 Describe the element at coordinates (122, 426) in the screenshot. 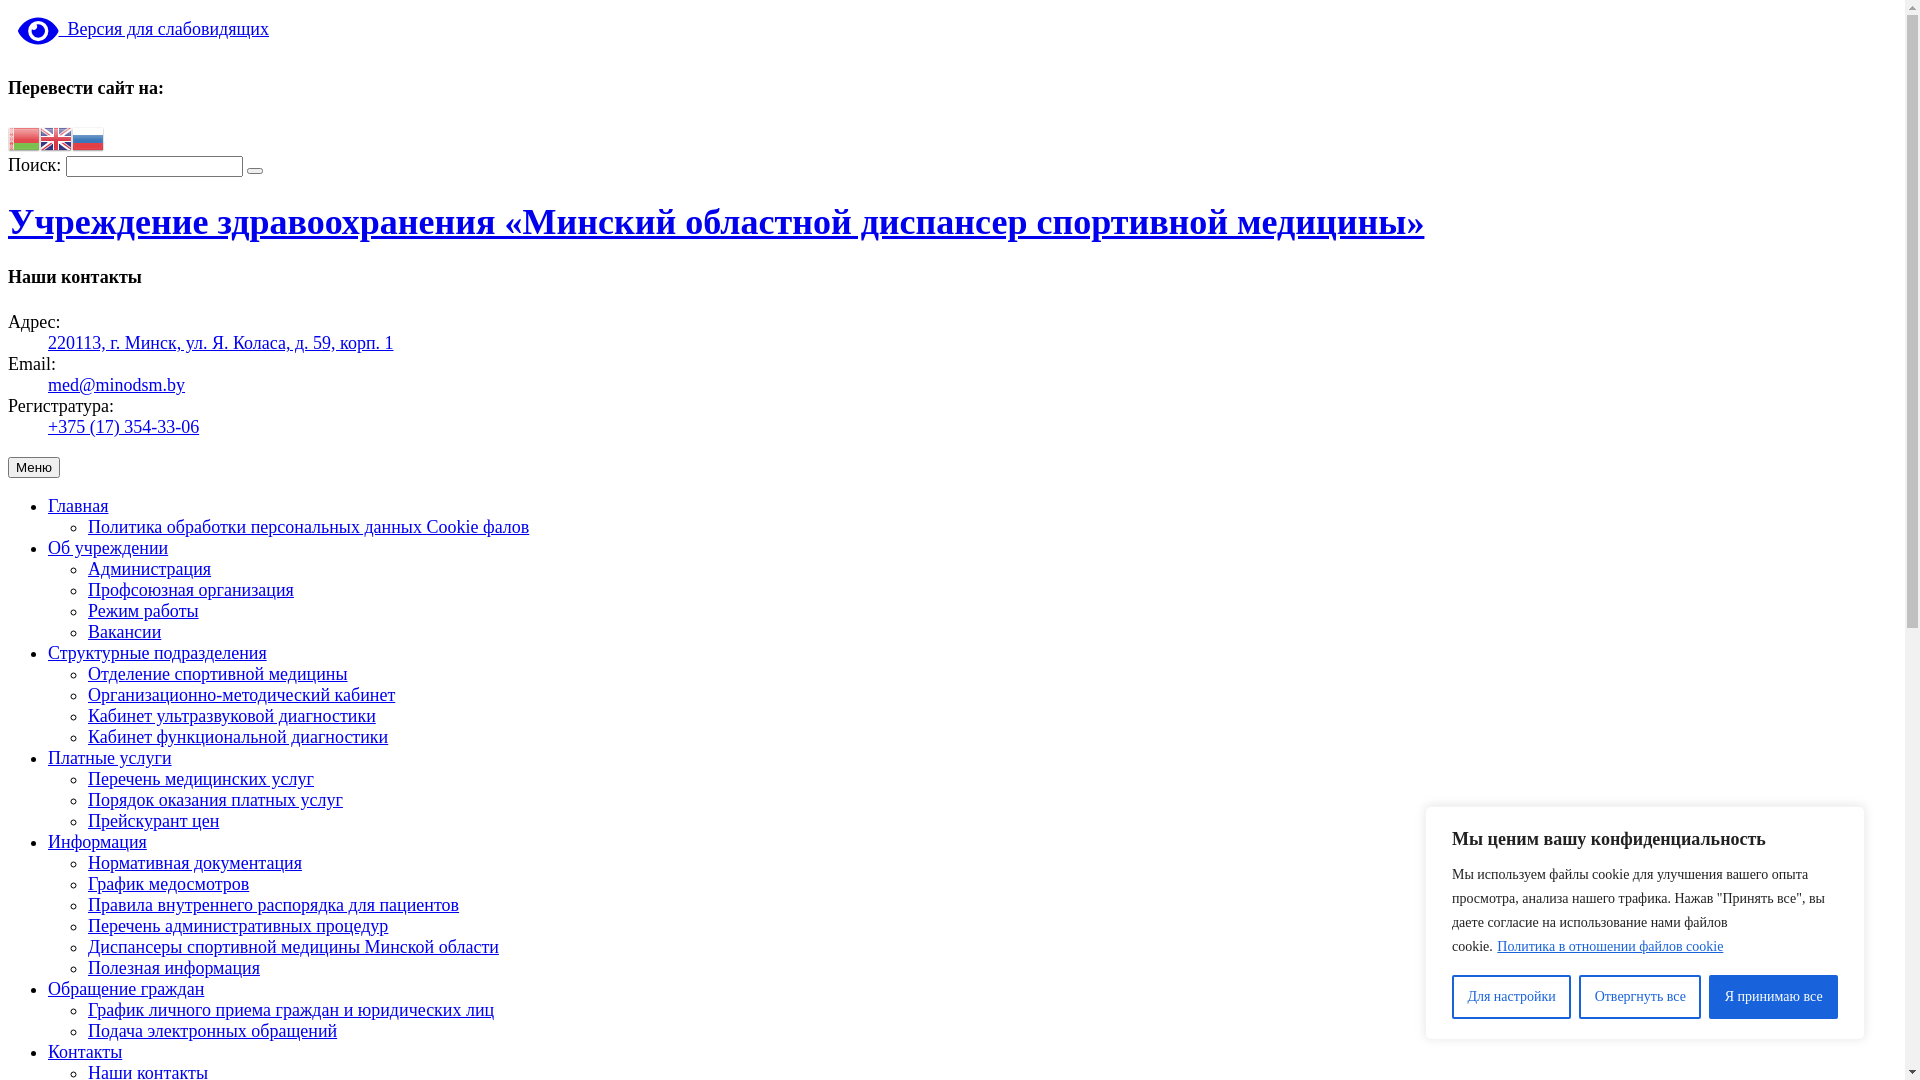

I see `'+375 (17) 354-33-06'` at that location.